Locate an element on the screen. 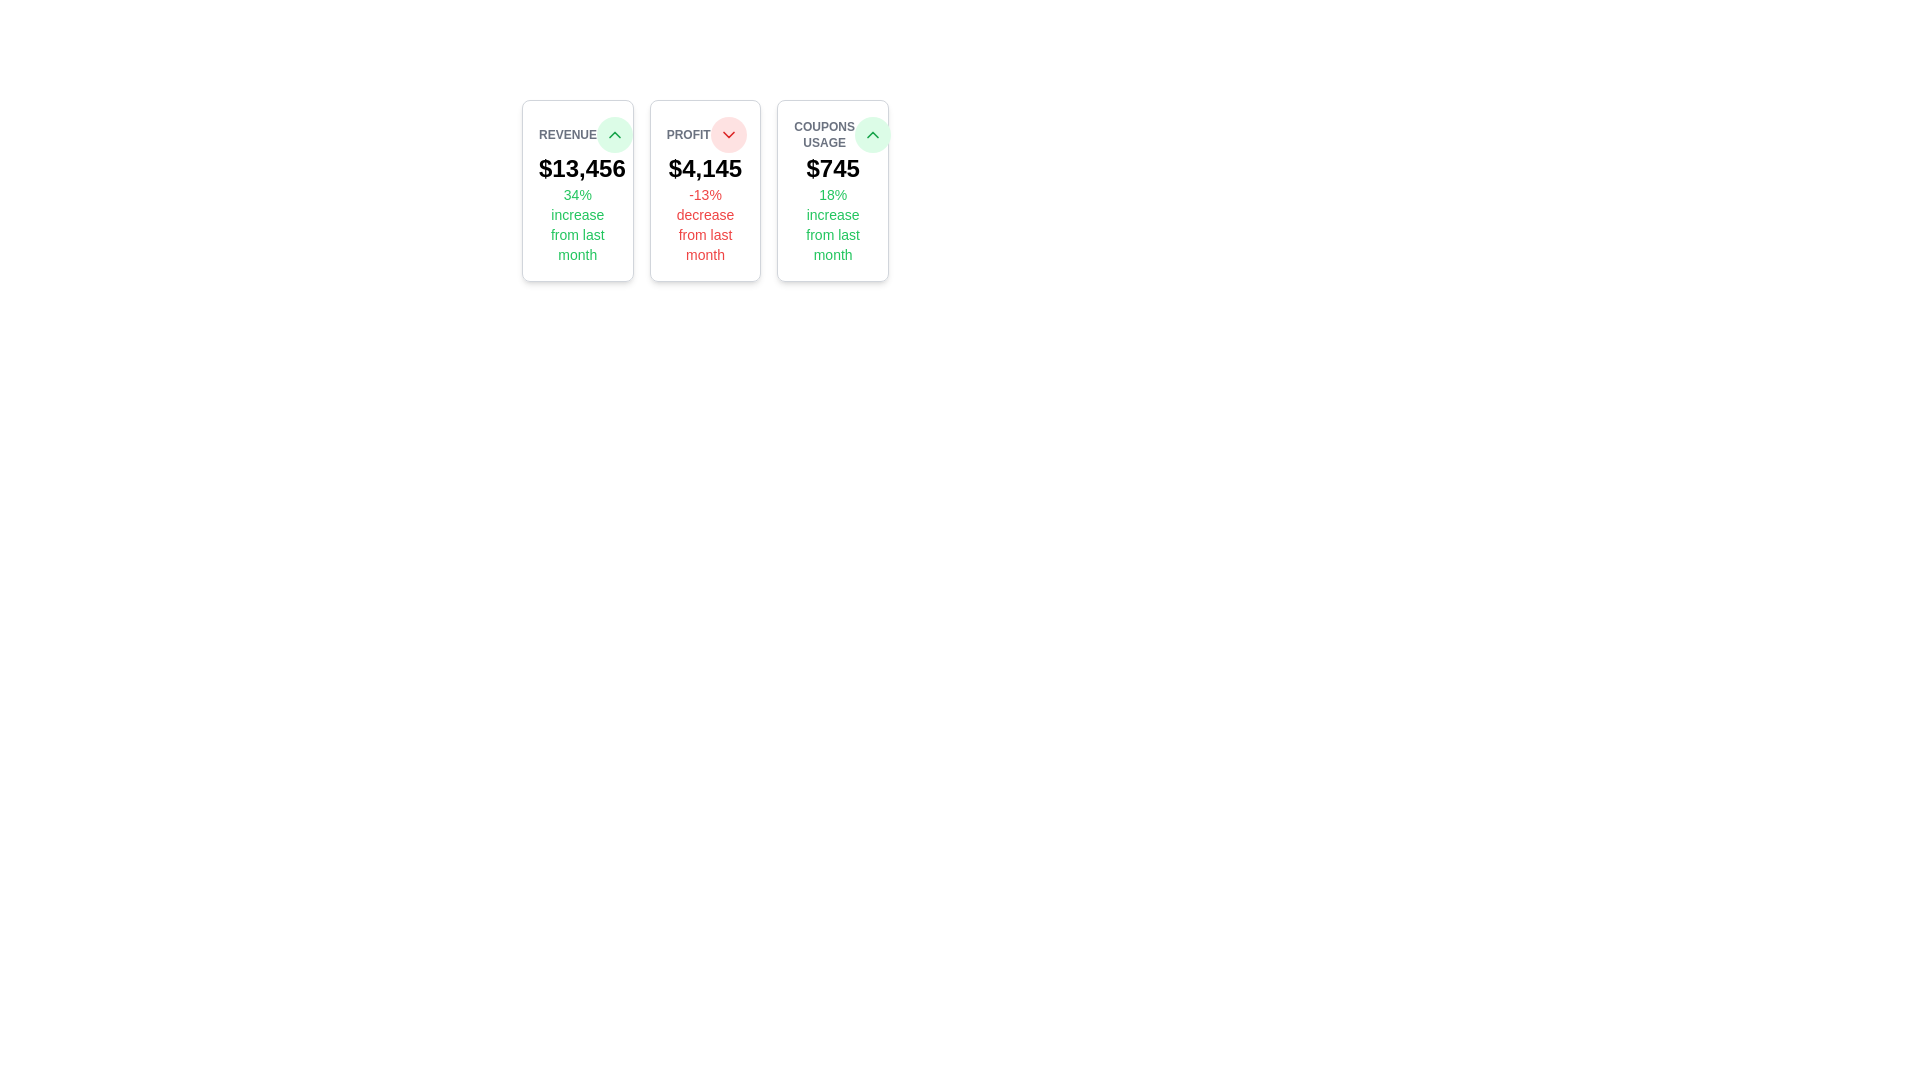 Image resolution: width=1920 pixels, height=1080 pixels. the upward arrow icon in the top-right corner of the Revenue information card, which indicates an increase is located at coordinates (576, 191).